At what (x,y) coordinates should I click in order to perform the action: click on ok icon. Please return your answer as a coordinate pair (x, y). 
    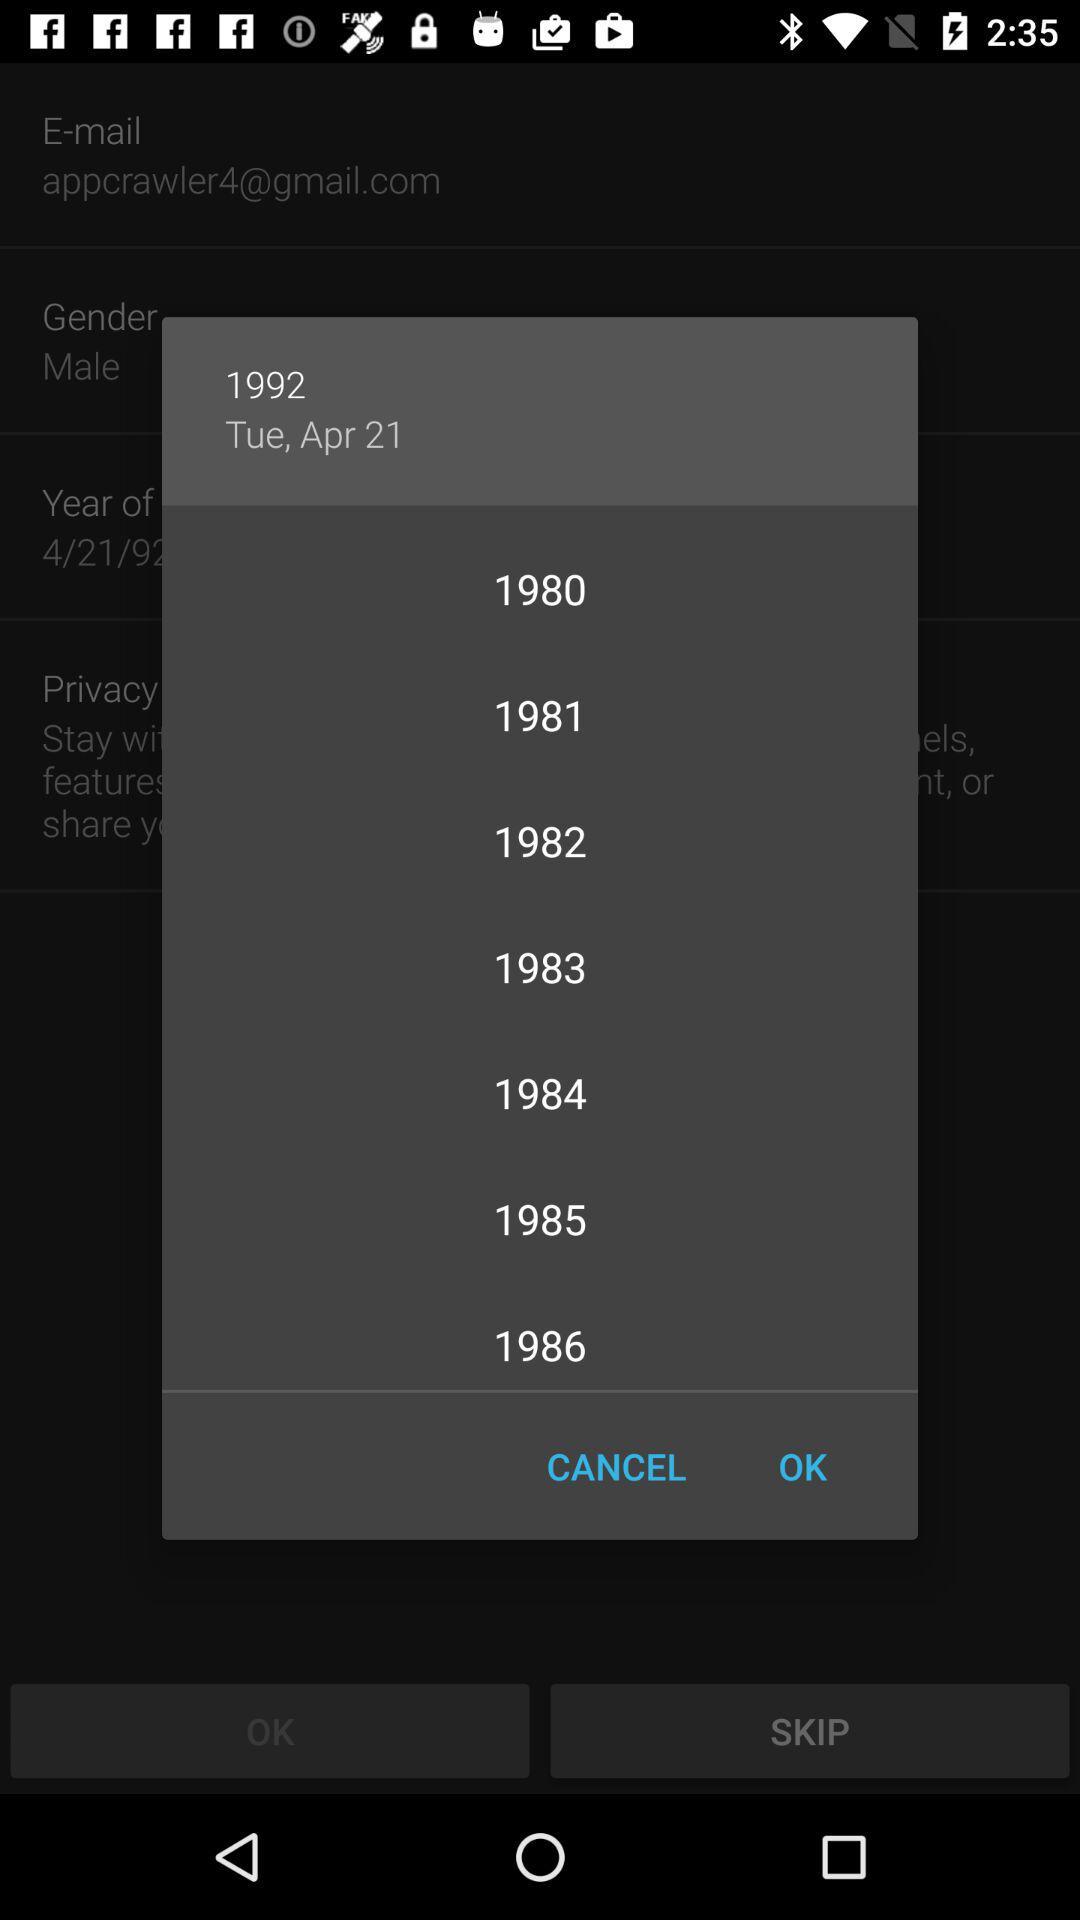
    Looking at the image, I should click on (801, 1466).